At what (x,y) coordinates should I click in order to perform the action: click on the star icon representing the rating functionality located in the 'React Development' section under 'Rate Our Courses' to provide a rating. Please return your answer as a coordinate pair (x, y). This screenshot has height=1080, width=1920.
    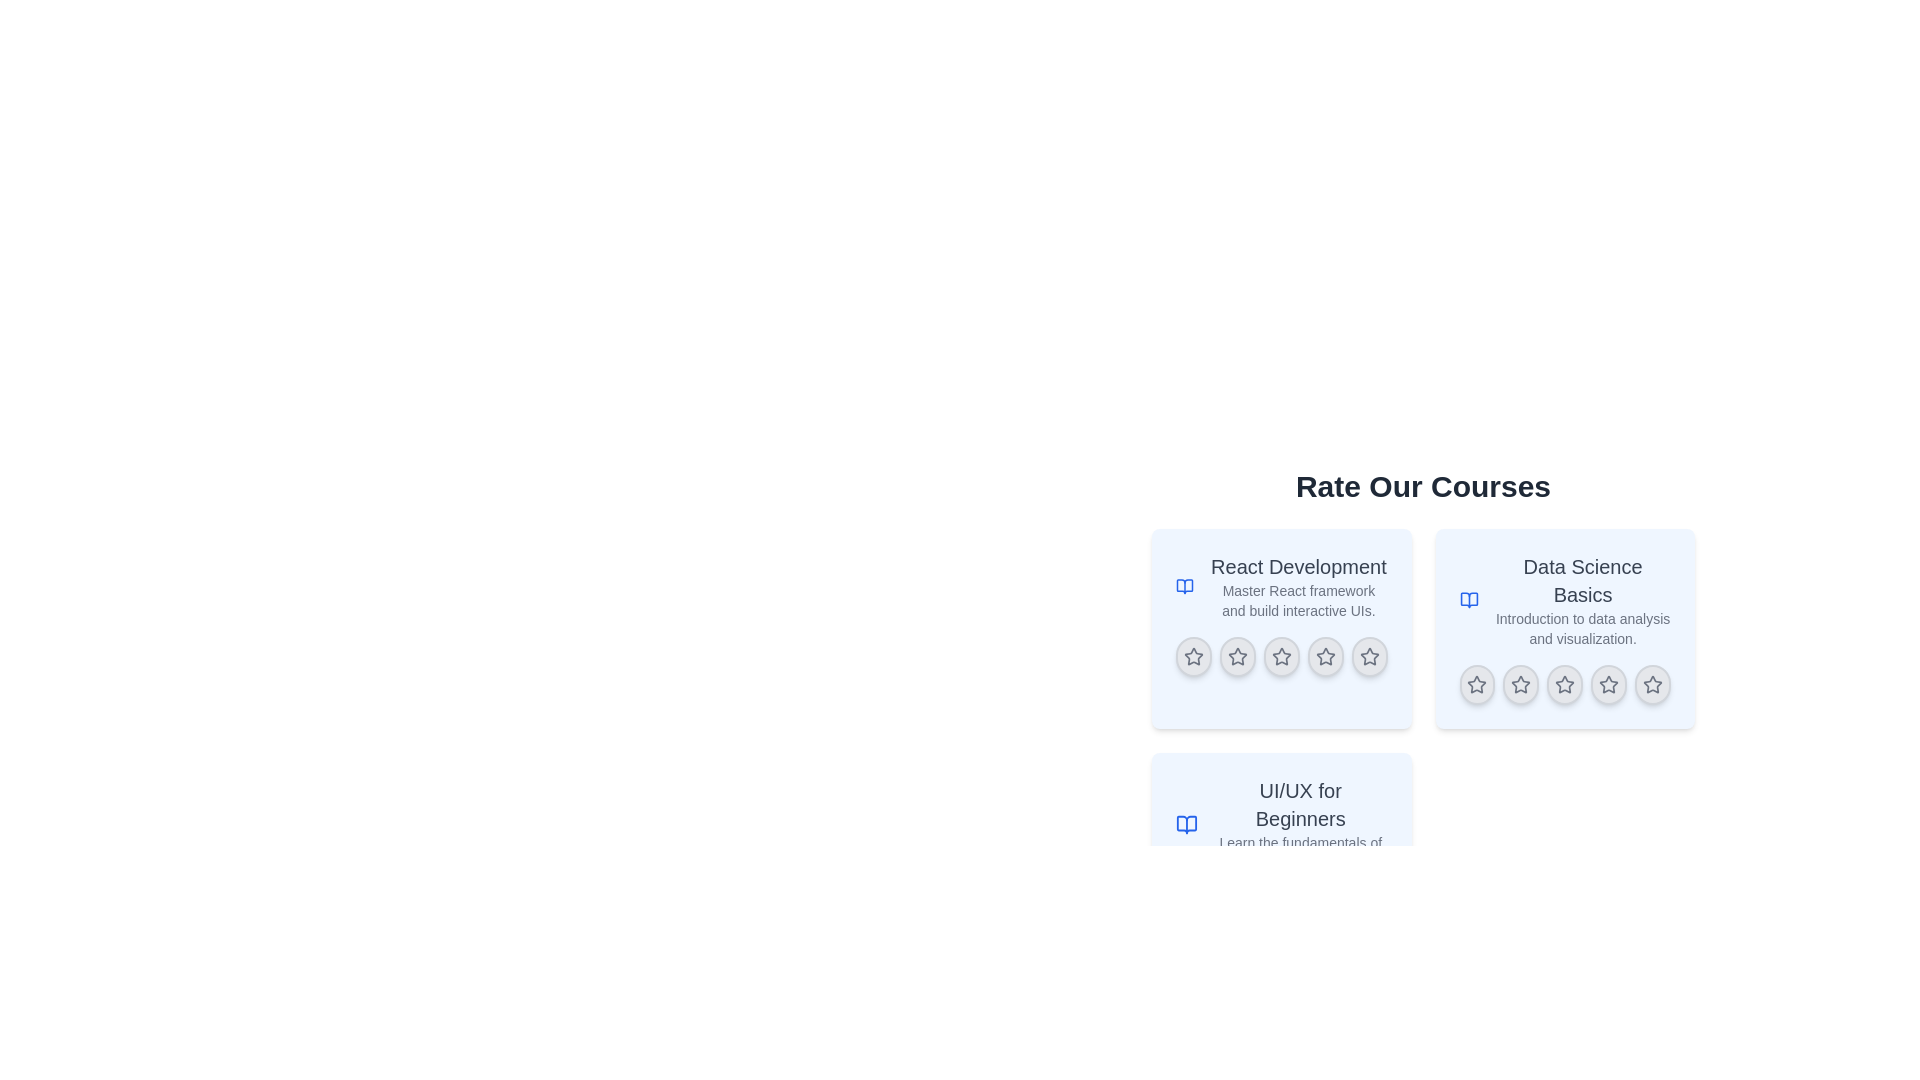
    Looking at the image, I should click on (1368, 656).